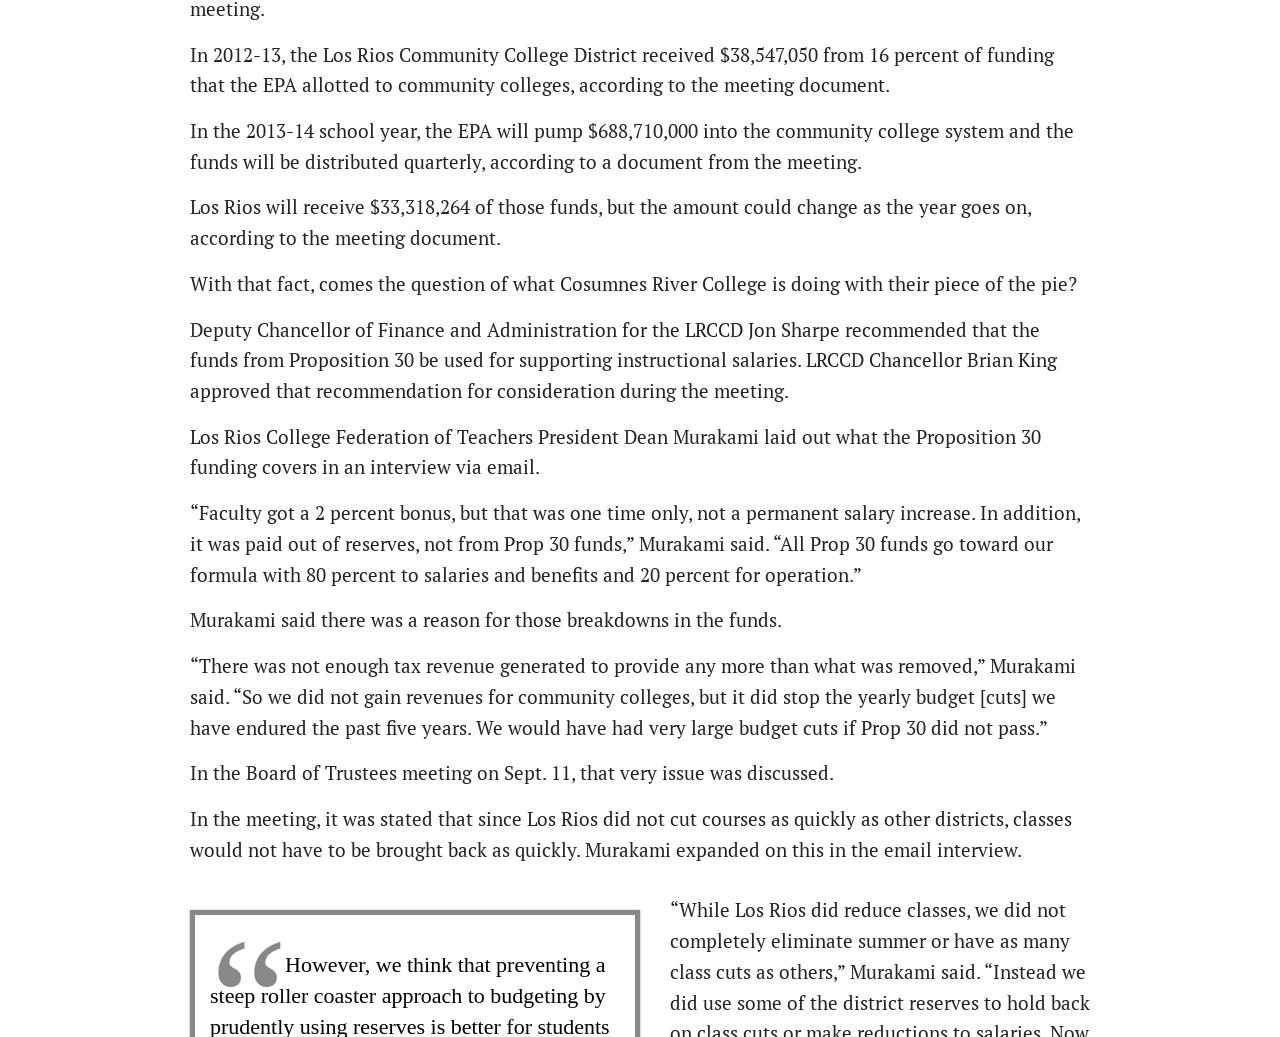 The height and width of the screenshot is (1037, 1280). Describe the element at coordinates (486, 619) in the screenshot. I see `'Murakami said there was a reason for those breakdowns in the funds.'` at that location.